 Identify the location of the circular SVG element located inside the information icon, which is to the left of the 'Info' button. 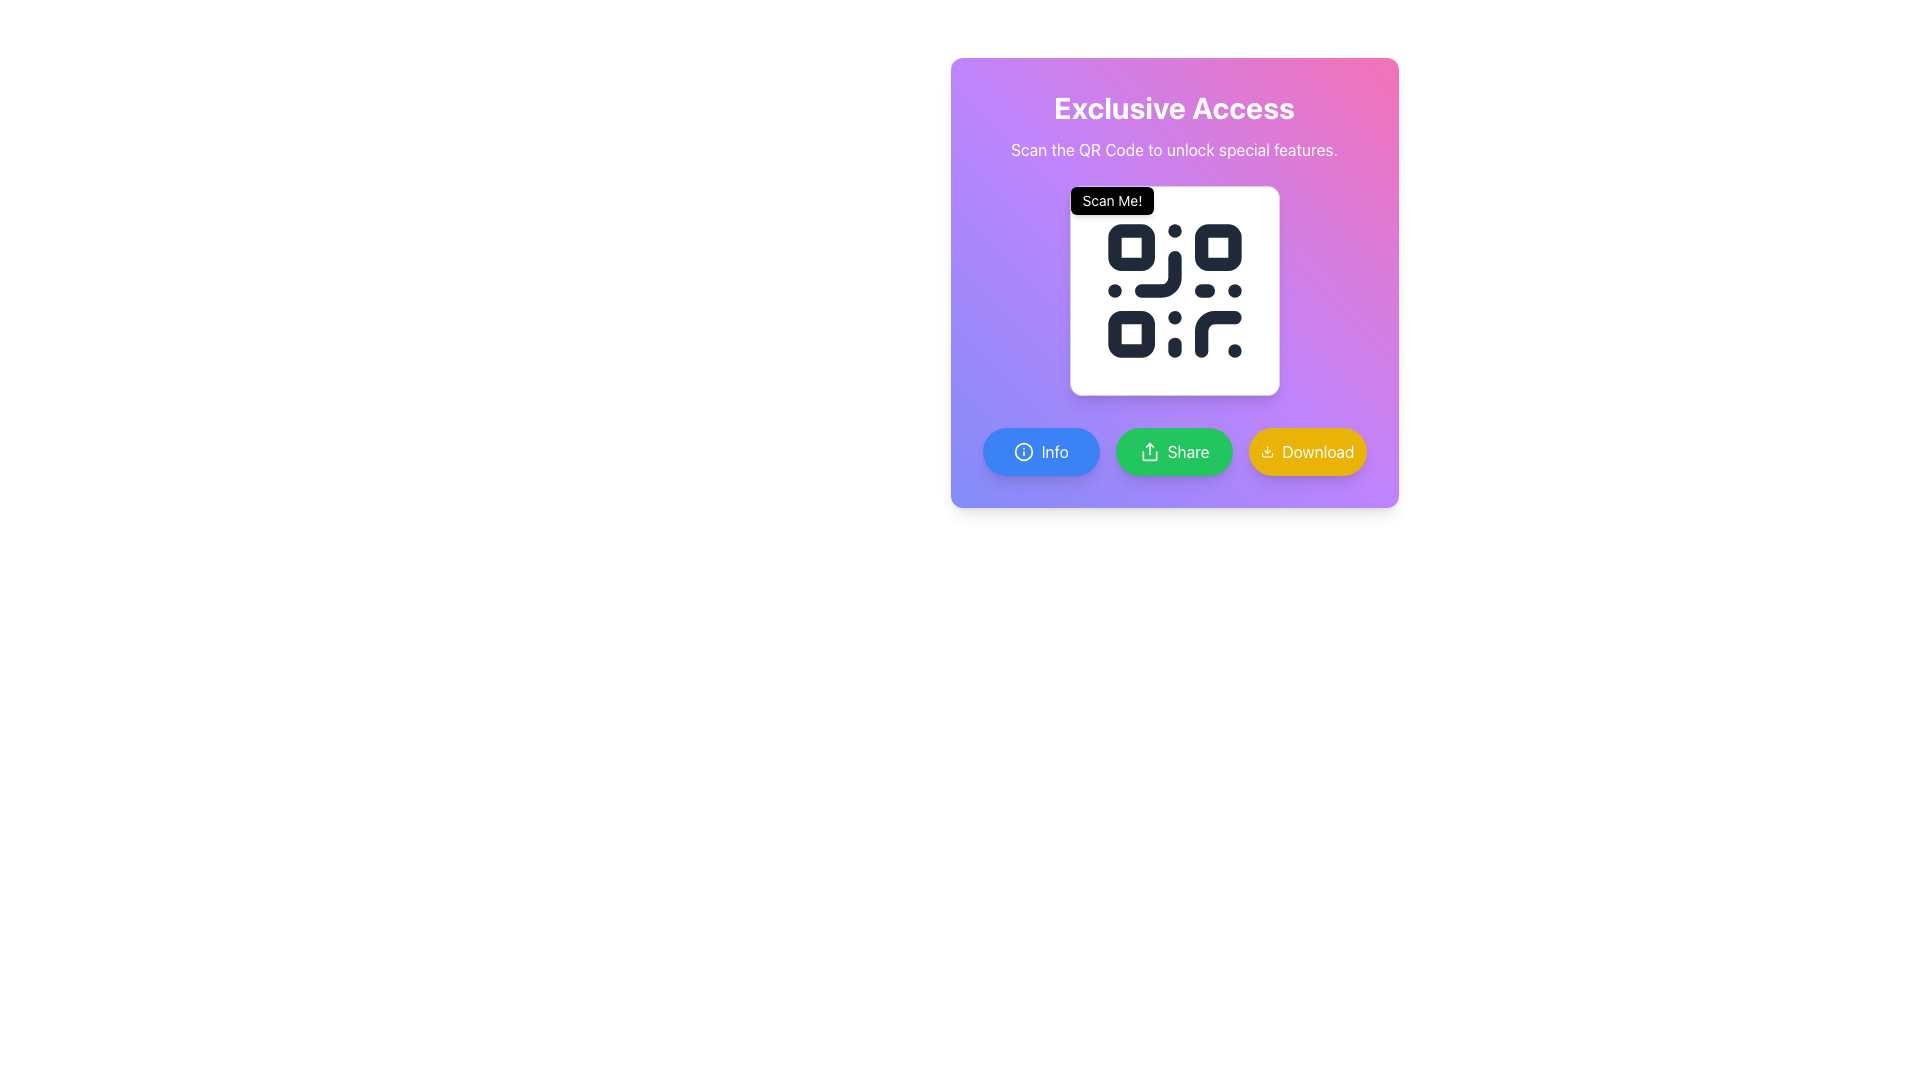
(1023, 451).